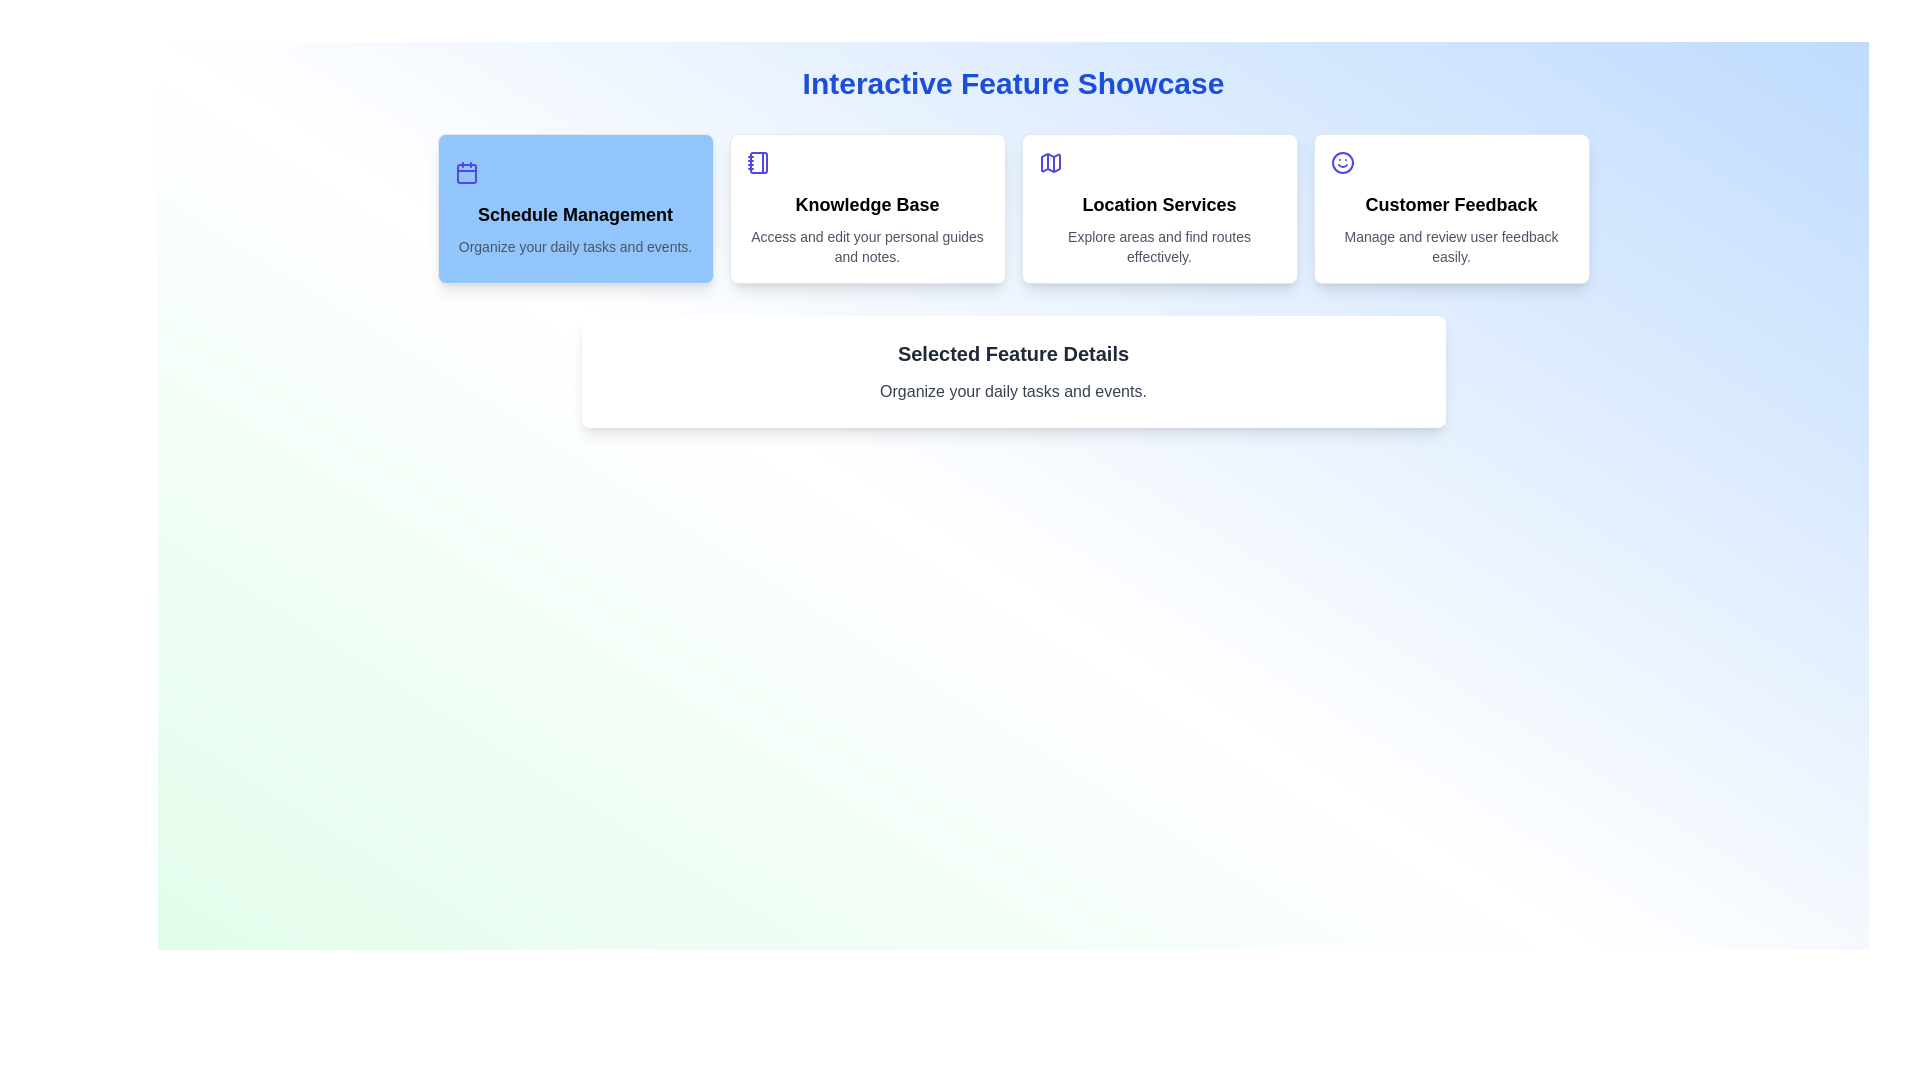 Image resolution: width=1920 pixels, height=1080 pixels. Describe the element at coordinates (1451, 245) in the screenshot. I see `the text element displaying 'Manage and review user feedback easily.' located at the bottom of the 'Customer Feedback' card` at that location.